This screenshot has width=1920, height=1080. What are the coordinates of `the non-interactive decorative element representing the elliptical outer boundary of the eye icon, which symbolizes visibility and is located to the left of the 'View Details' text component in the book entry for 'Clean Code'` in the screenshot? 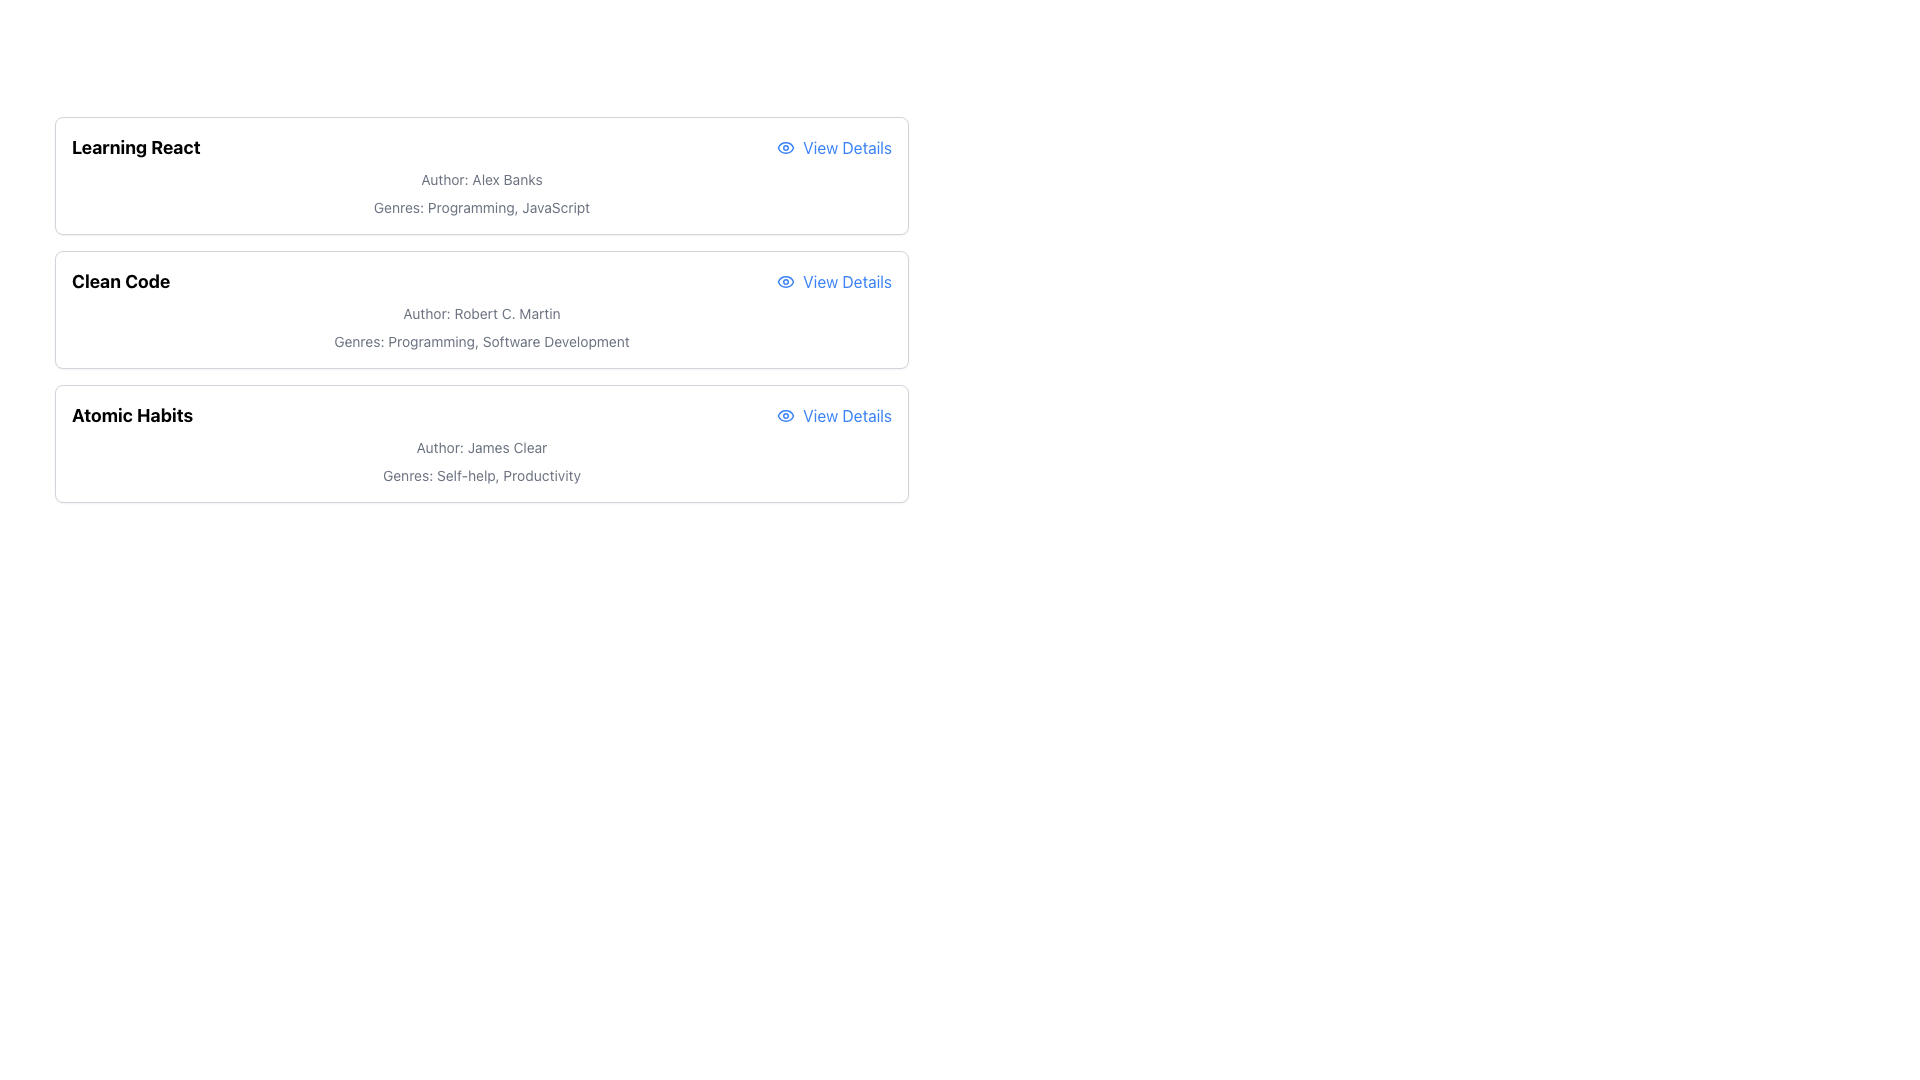 It's located at (785, 146).